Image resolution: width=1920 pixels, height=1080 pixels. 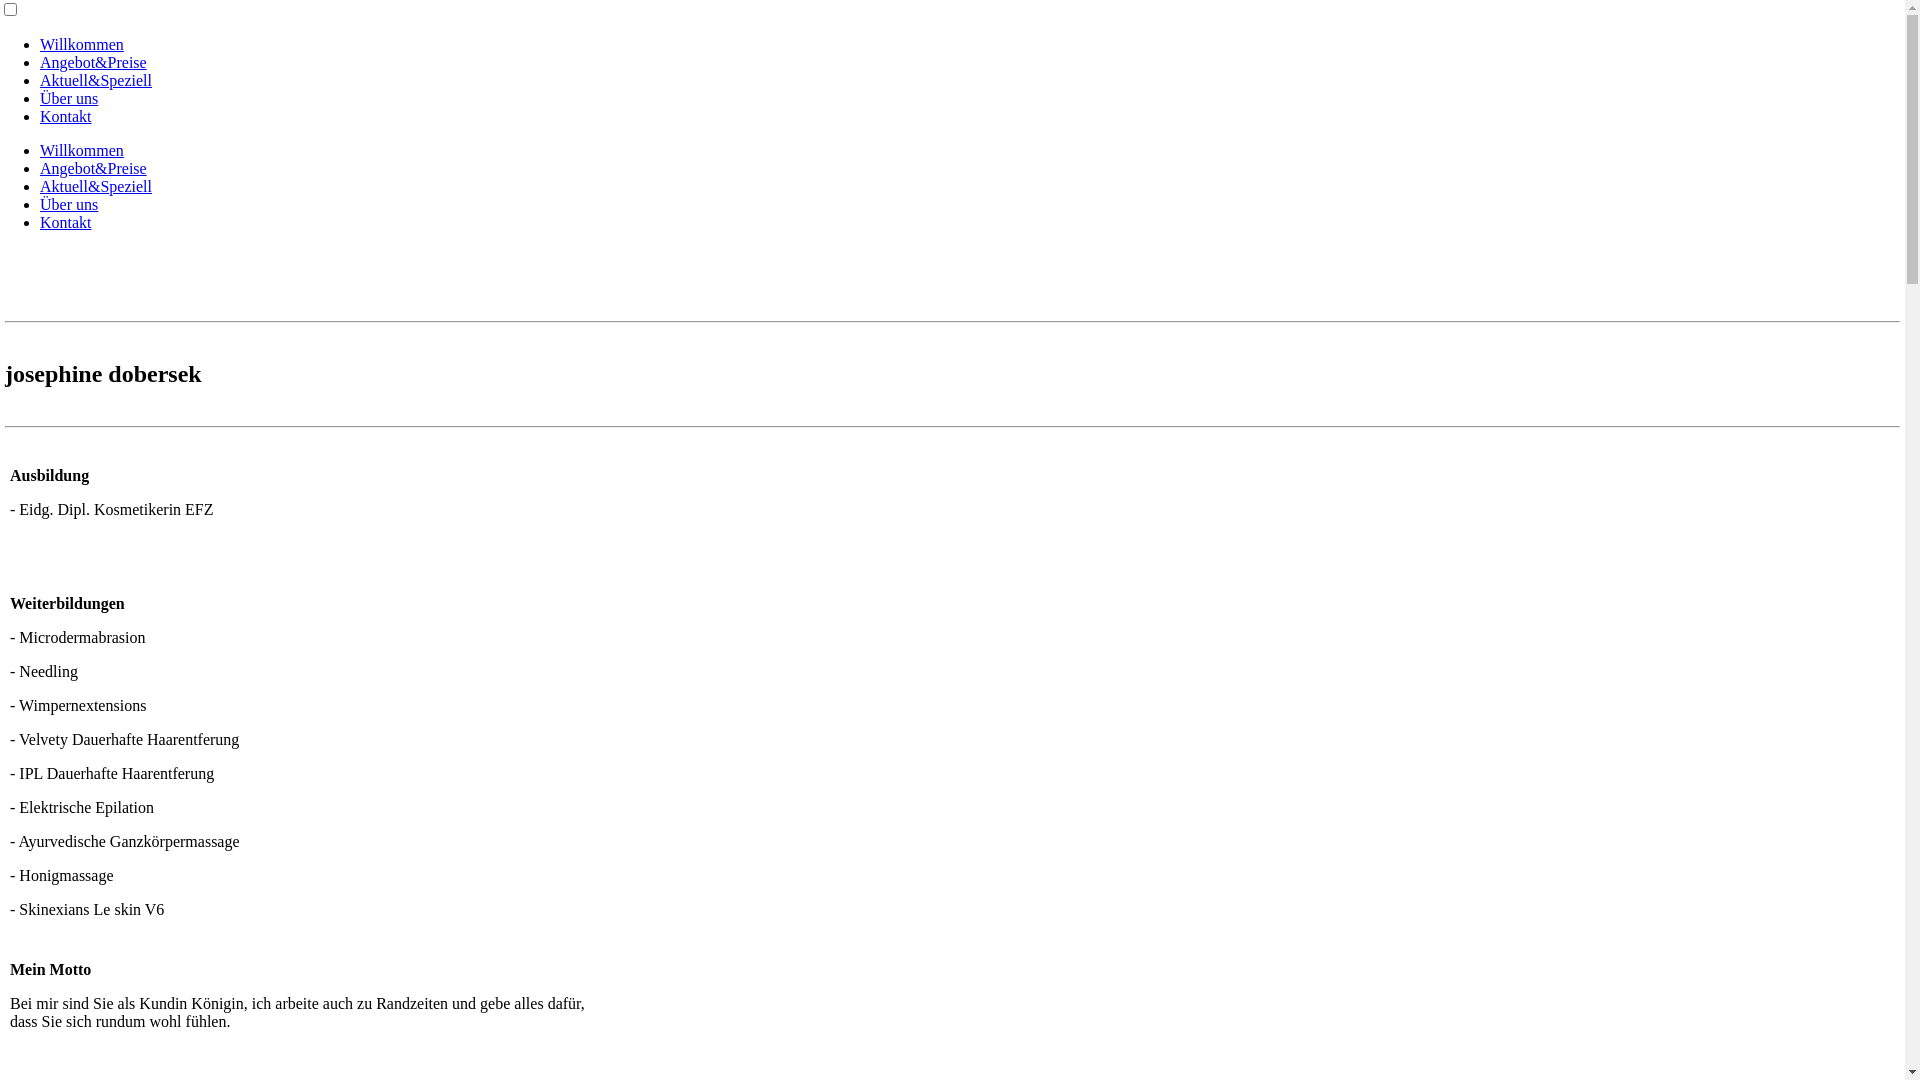 What do you see at coordinates (95, 79) in the screenshot?
I see `'Aktuell&Speziell'` at bounding box center [95, 79].